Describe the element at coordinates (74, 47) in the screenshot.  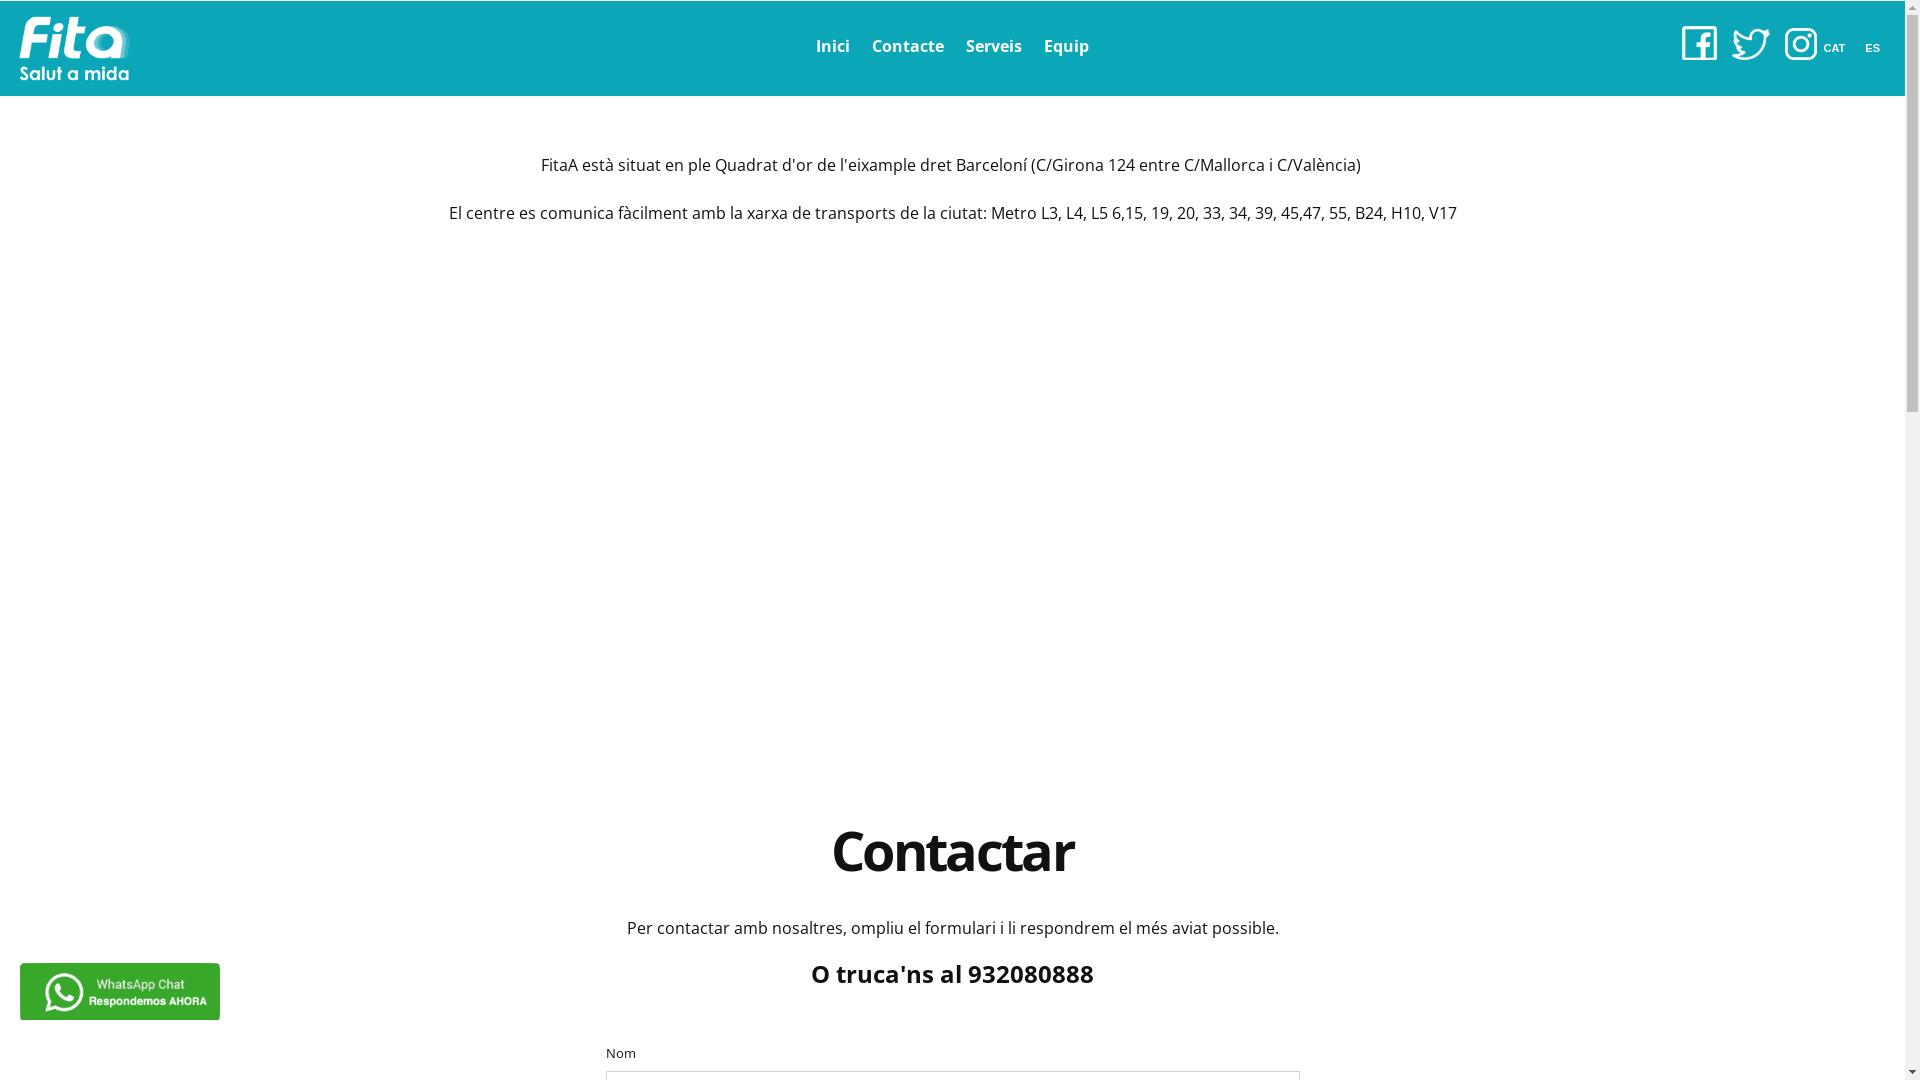
I see `'FitaA'` at that location.